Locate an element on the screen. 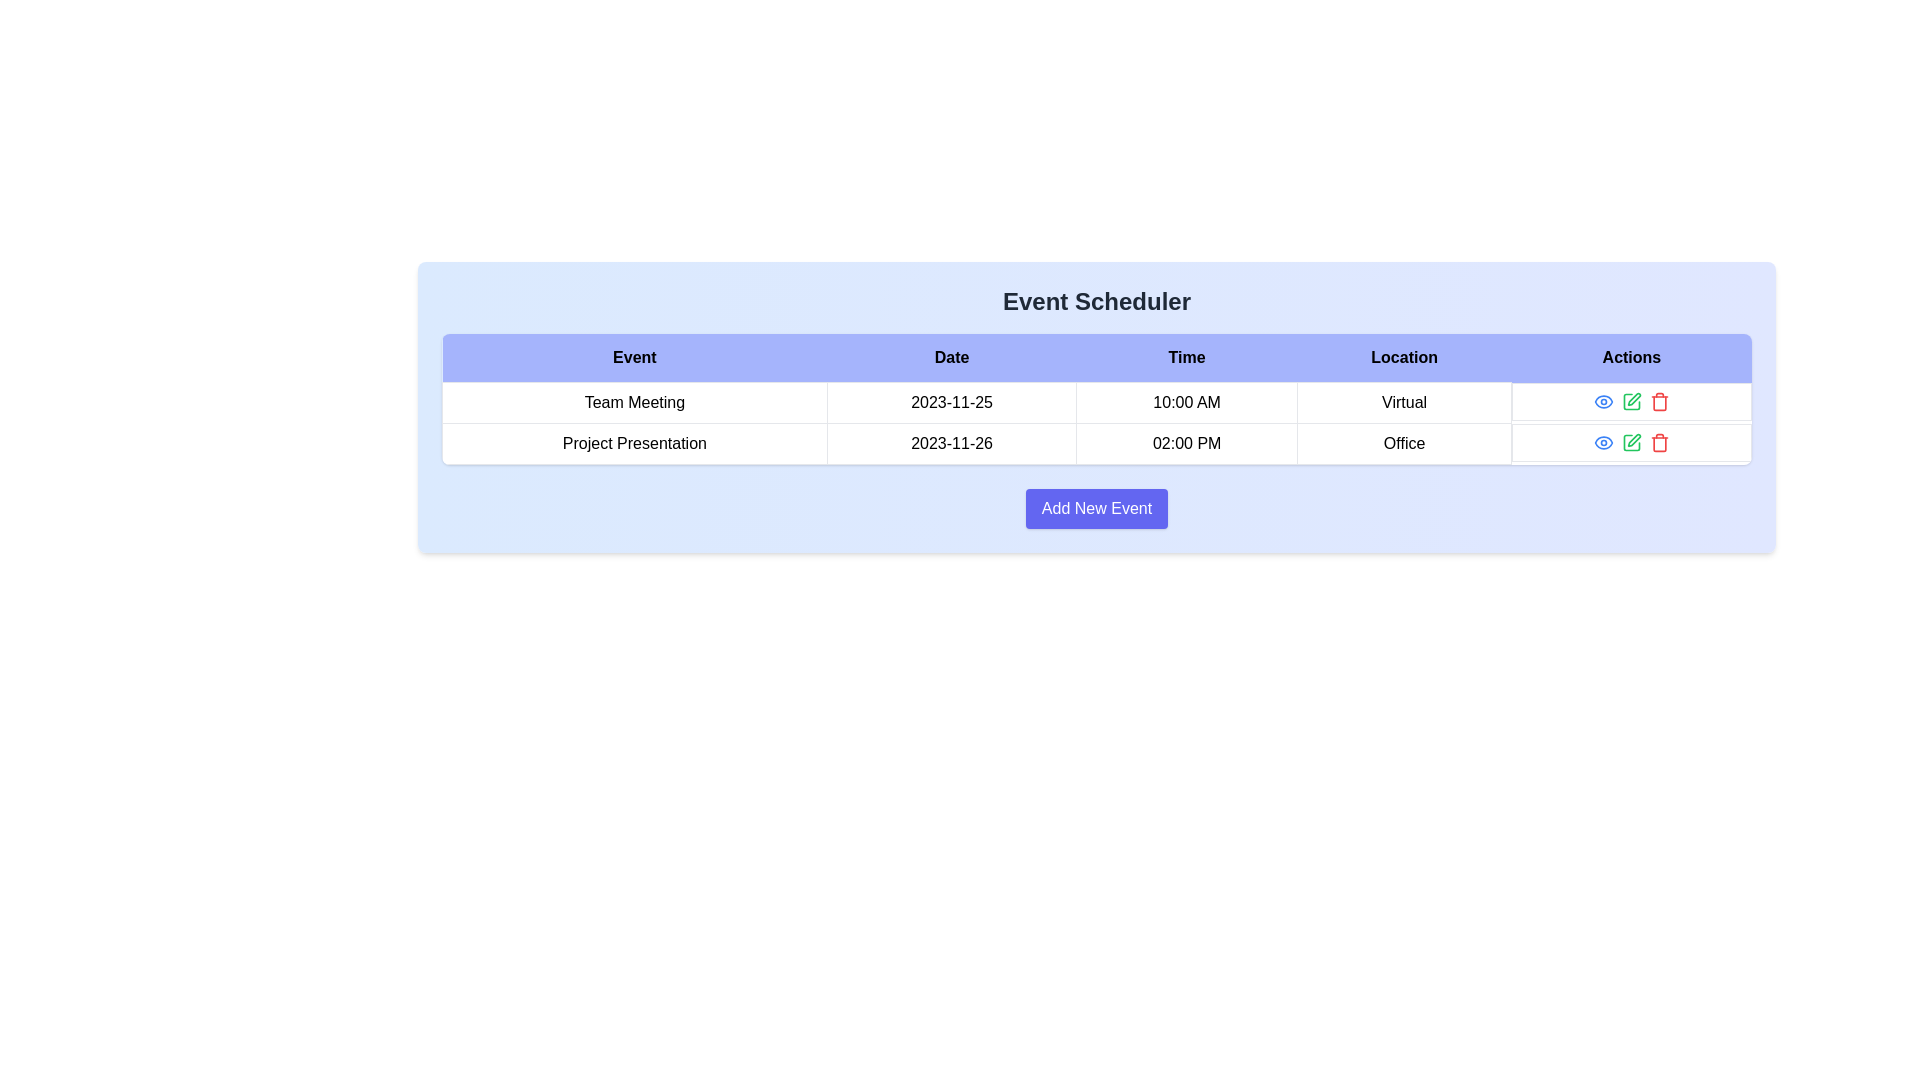 This screenshot has width=1920, height=1080. the second row of the events table which contains the event 'Project Presentation', scheduled for '2023-11-26' at '02:00 PM' in the 'Office' is located at coordinates (1096, 442).